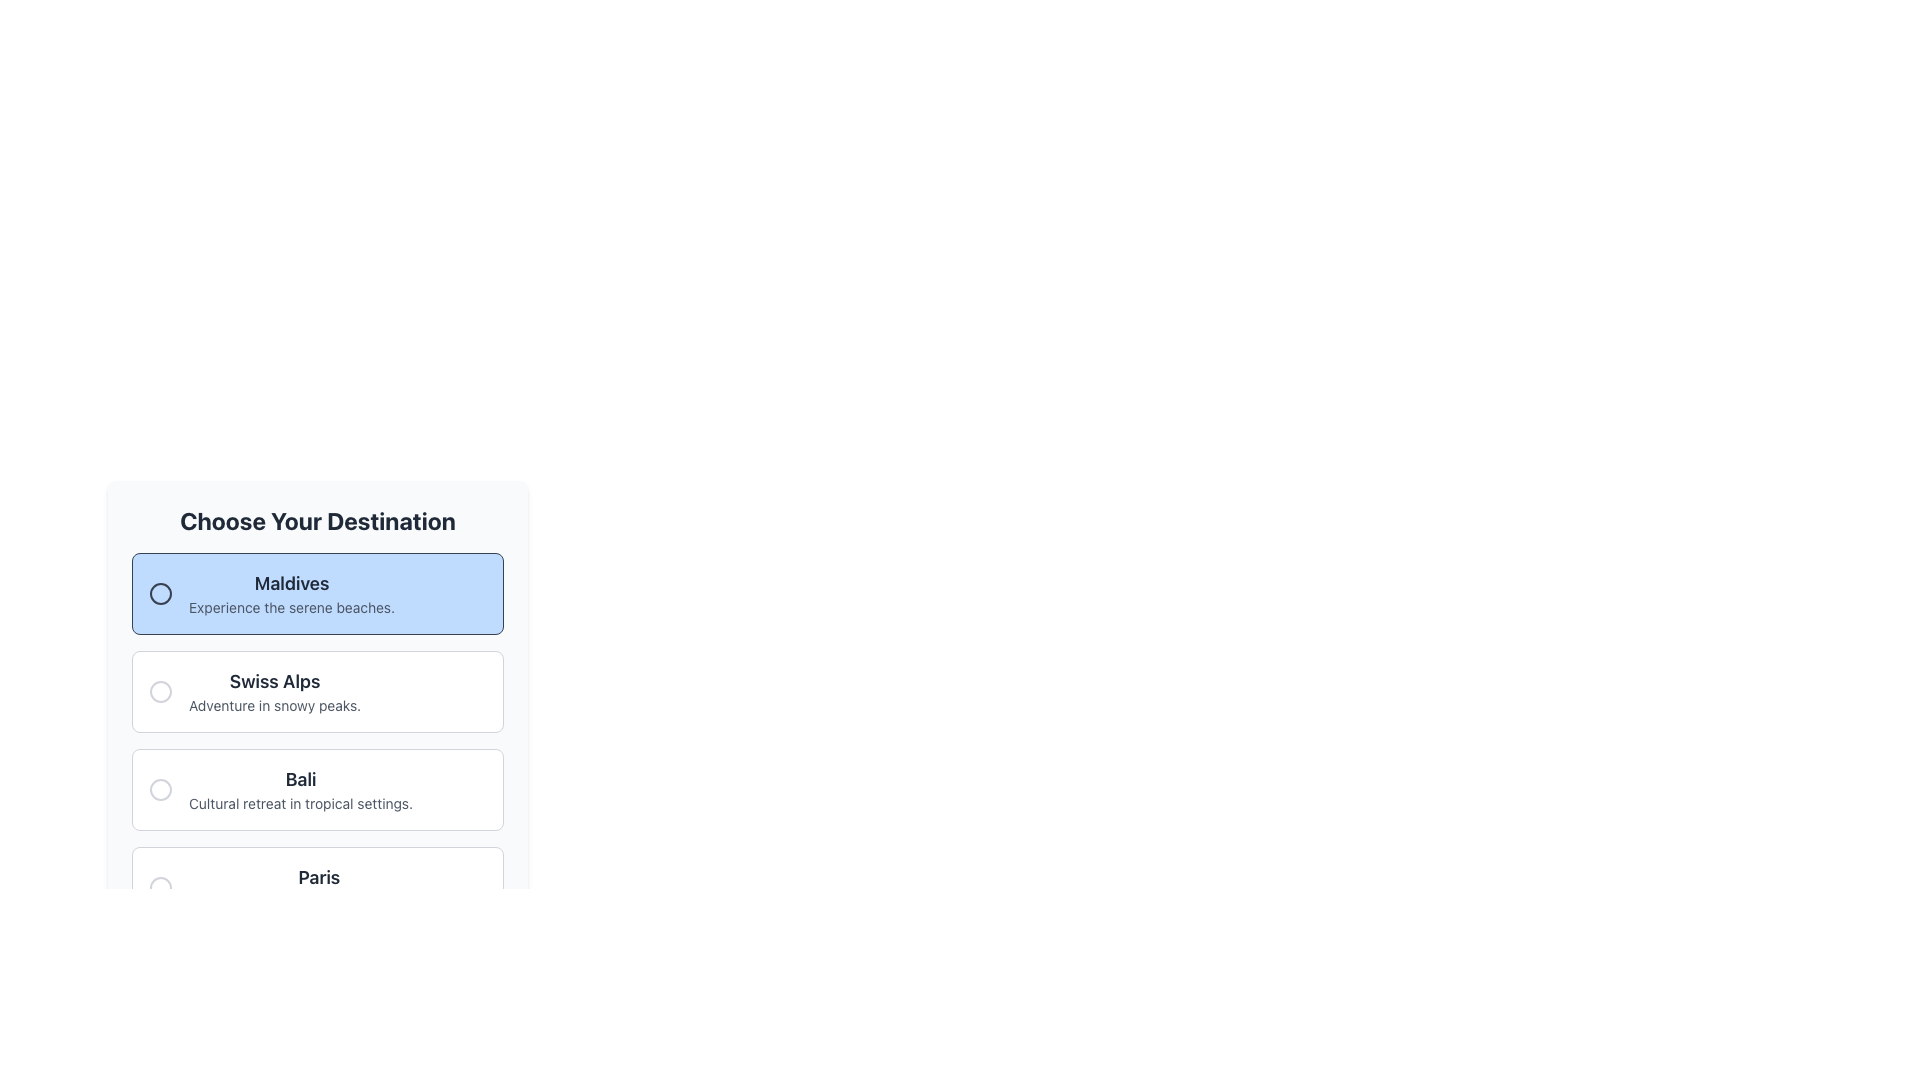 The image size is (1920, 1080). Describe the element at coordinates (318, 886) in the screenshot. I see `the text label 'Paris'` at that location.